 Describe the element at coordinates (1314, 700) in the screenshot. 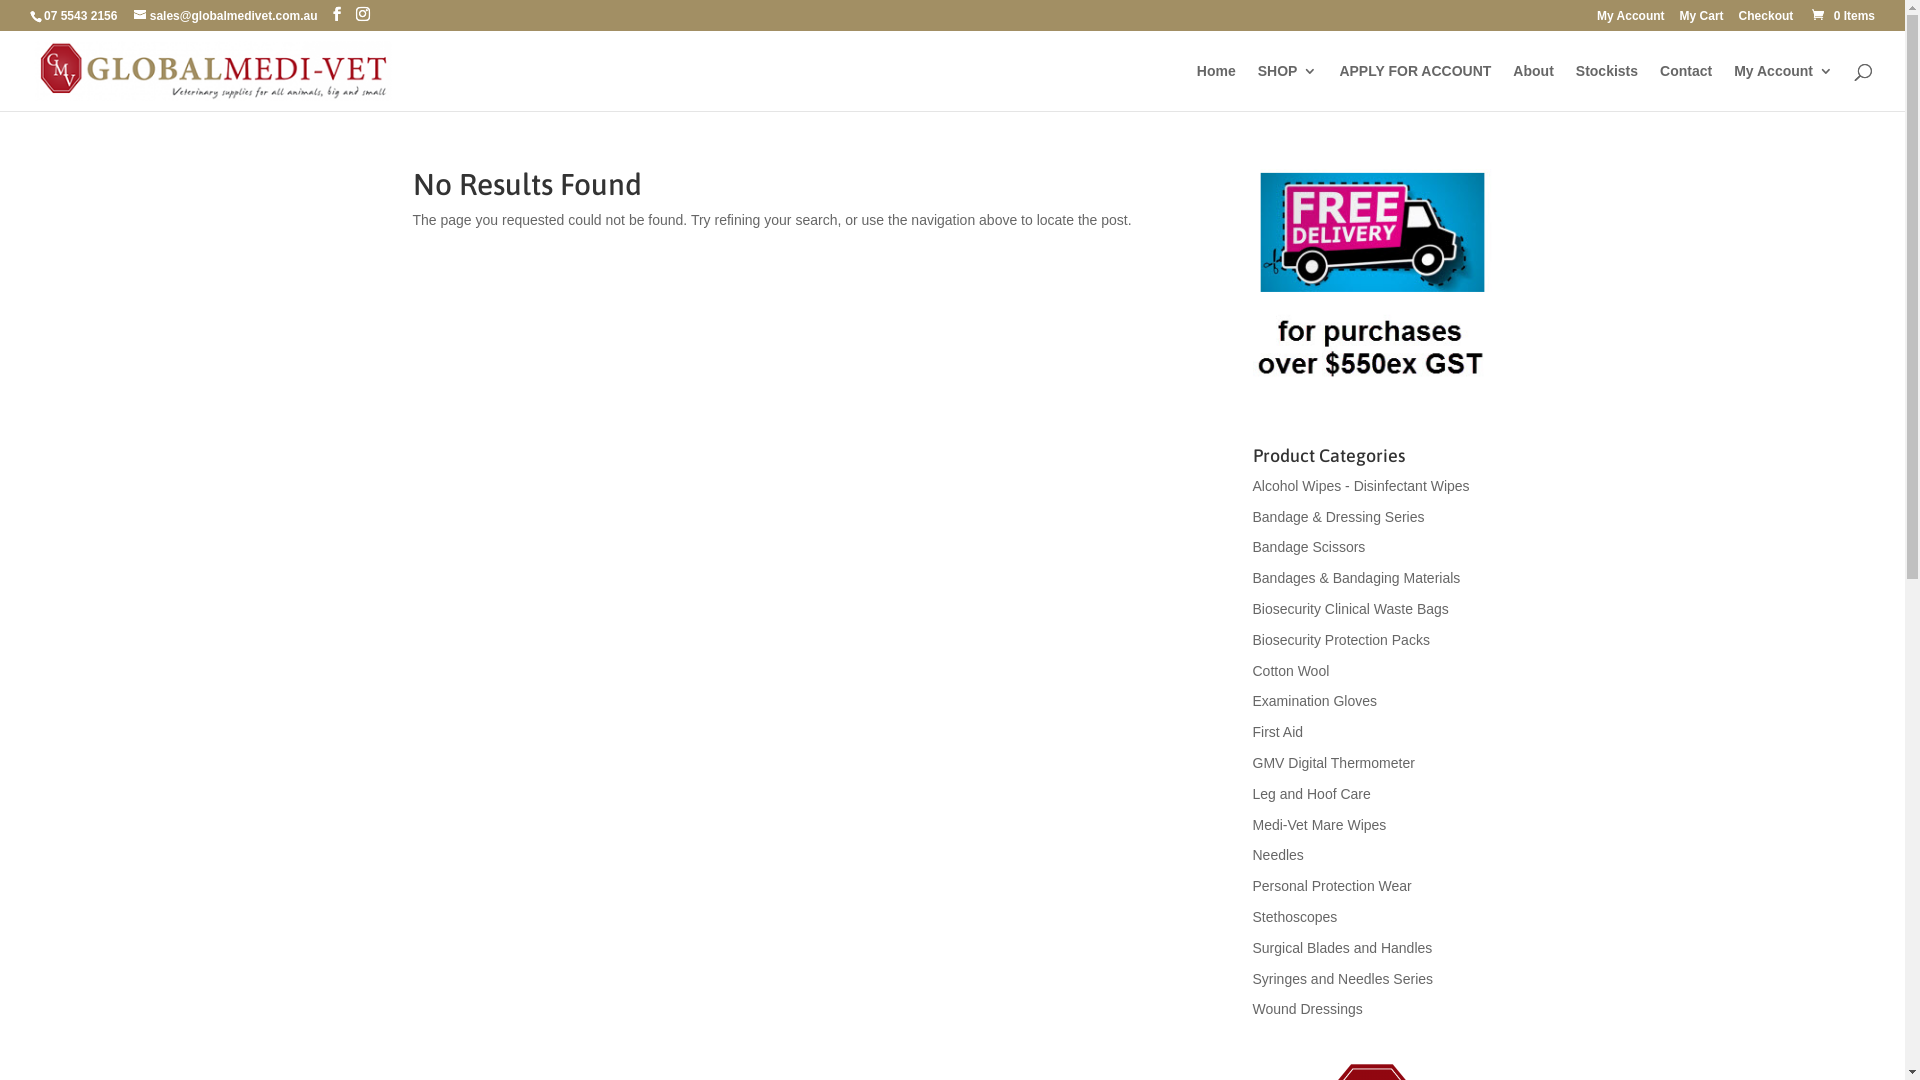

I see `'Examination Gloves'` at that location.